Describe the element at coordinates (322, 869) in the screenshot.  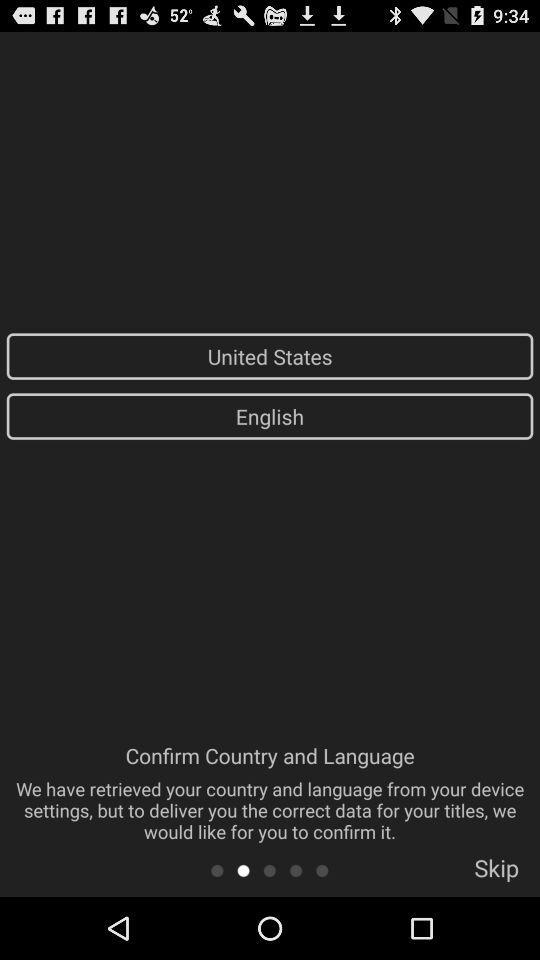
I see `item next to skip` at that location.